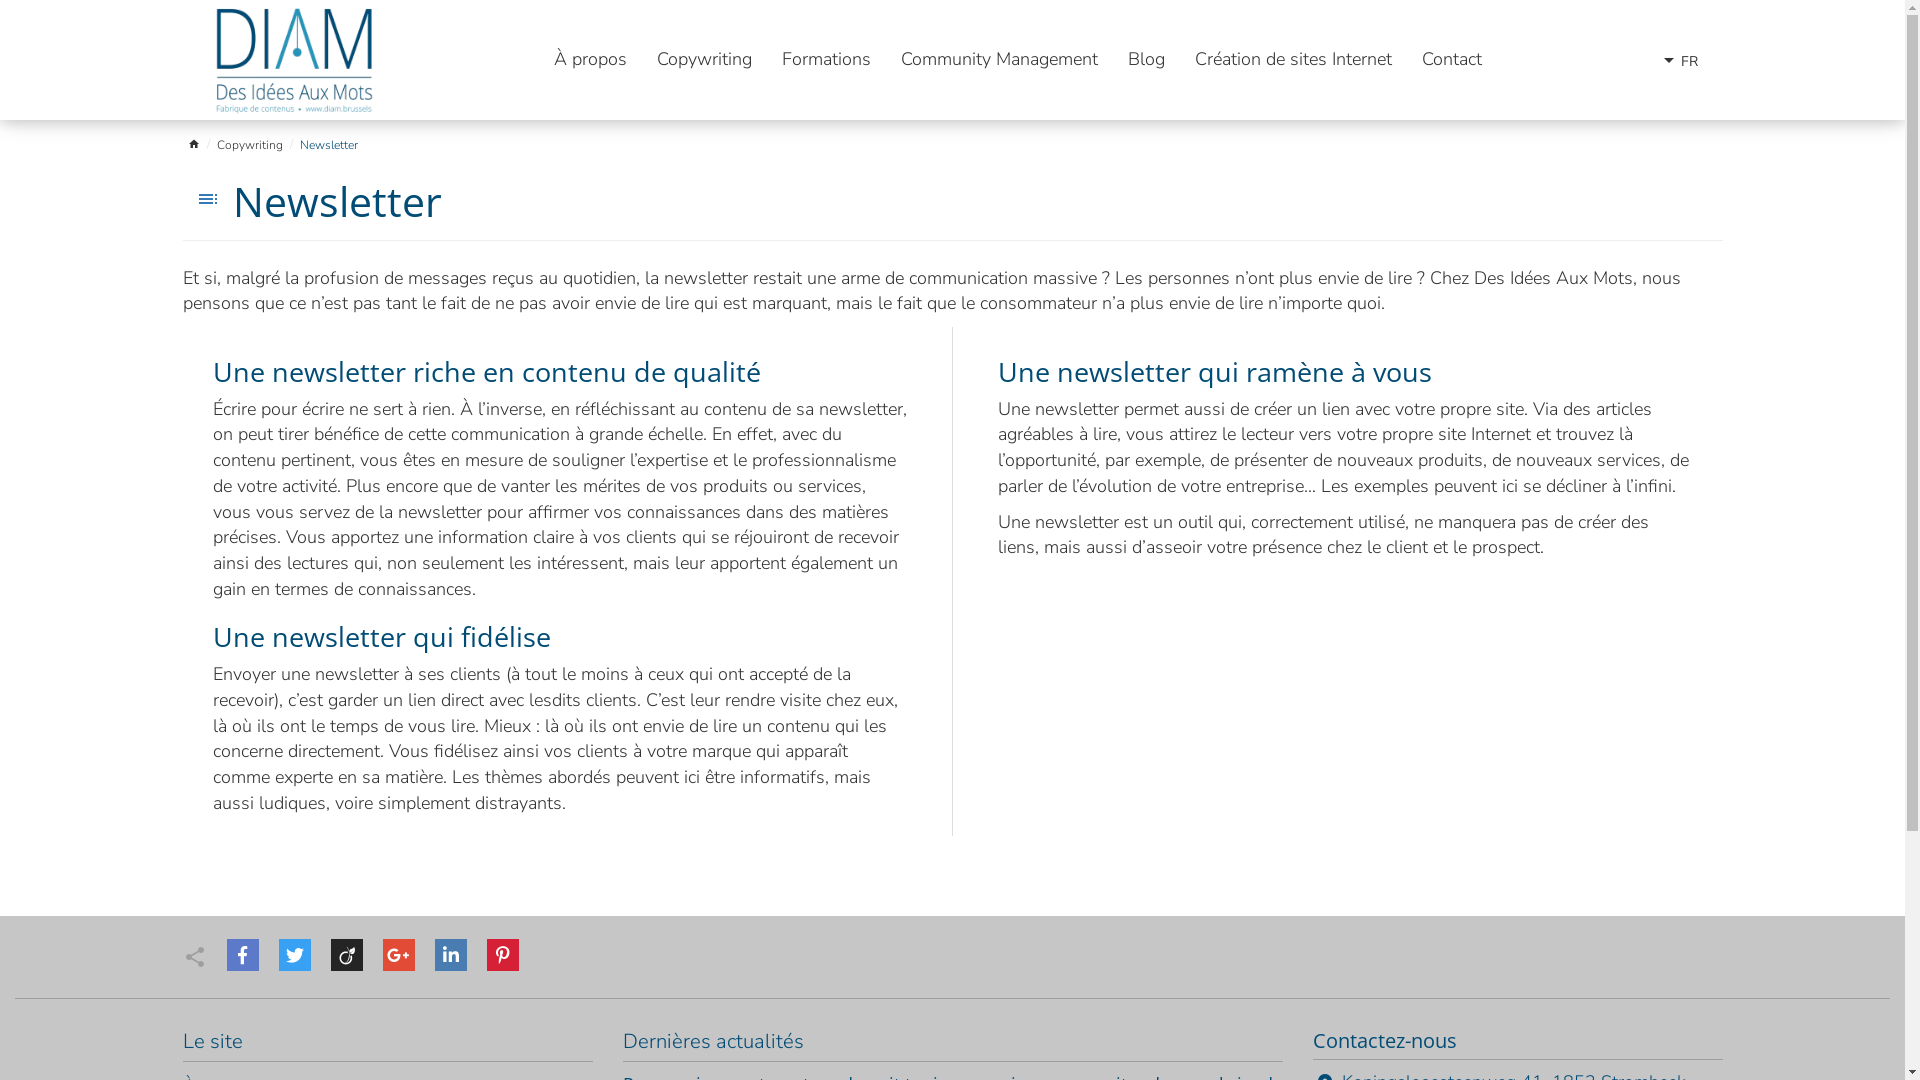 The width and height of the screenshot is (1920, 1080). Describe the element at coordinates (1146, 59) in the screenshot. I see `'Blog'` at that location.